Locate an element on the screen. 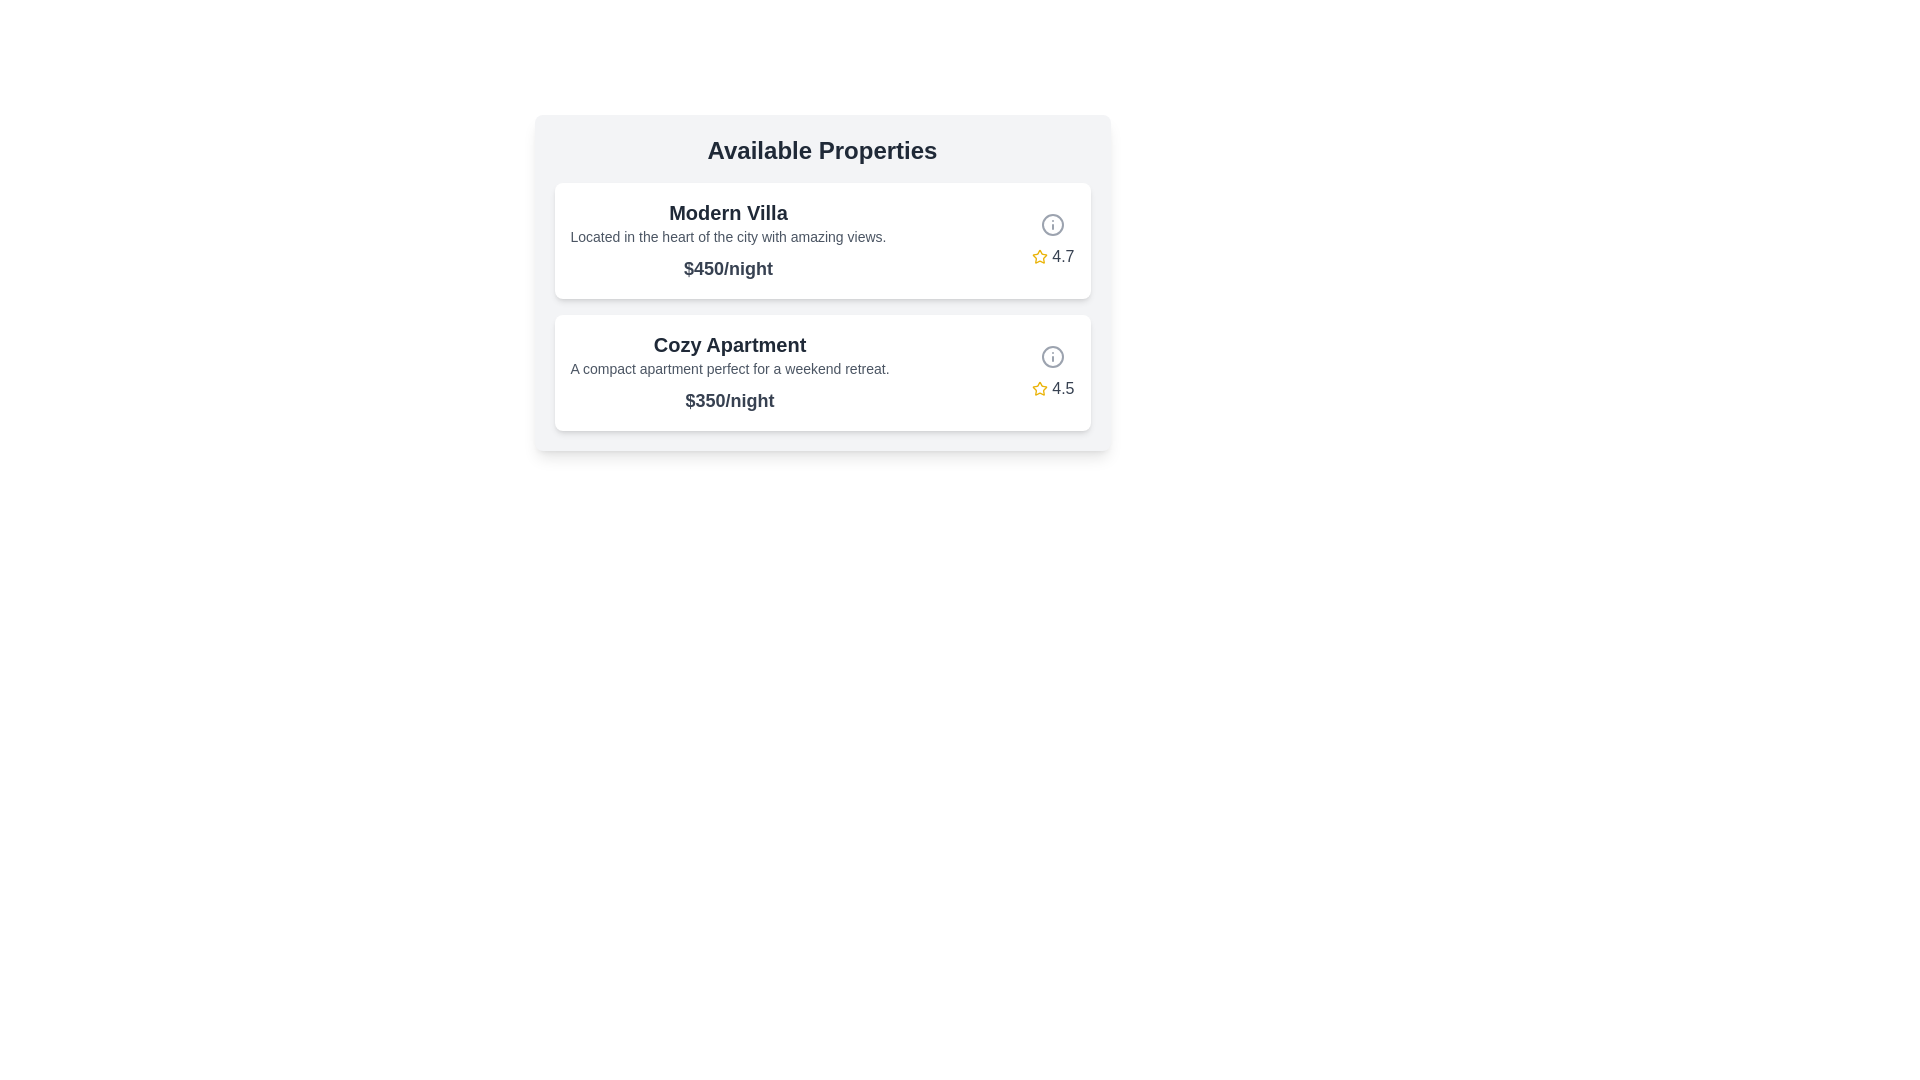 This screenshot has height=1080, width=1920. the Information Display icon associated with the 'Cozy Apartment' property is located at coordinates (1052, 356).